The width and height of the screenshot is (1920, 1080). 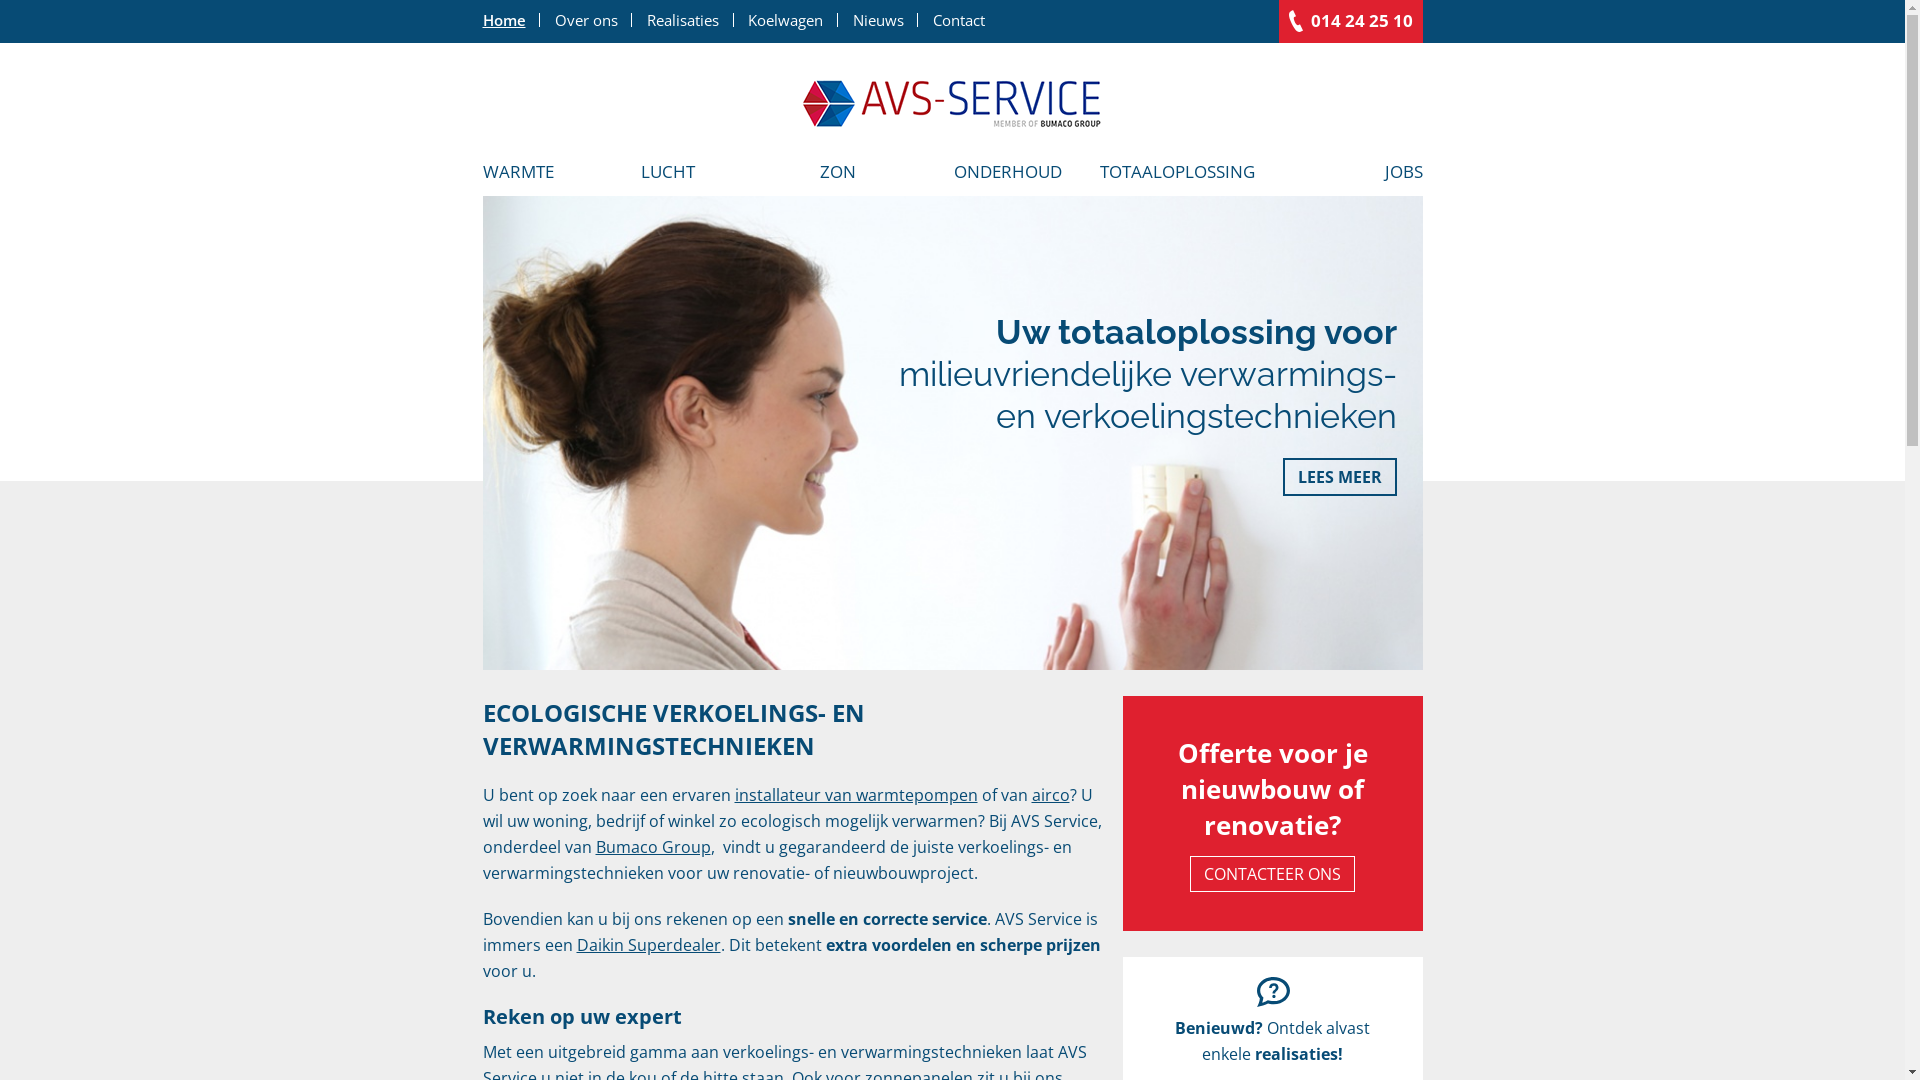 What do you see at coordinates (539, 19) in the screenshot?
I see `'Over ons'` at bounding box center [539, 19].